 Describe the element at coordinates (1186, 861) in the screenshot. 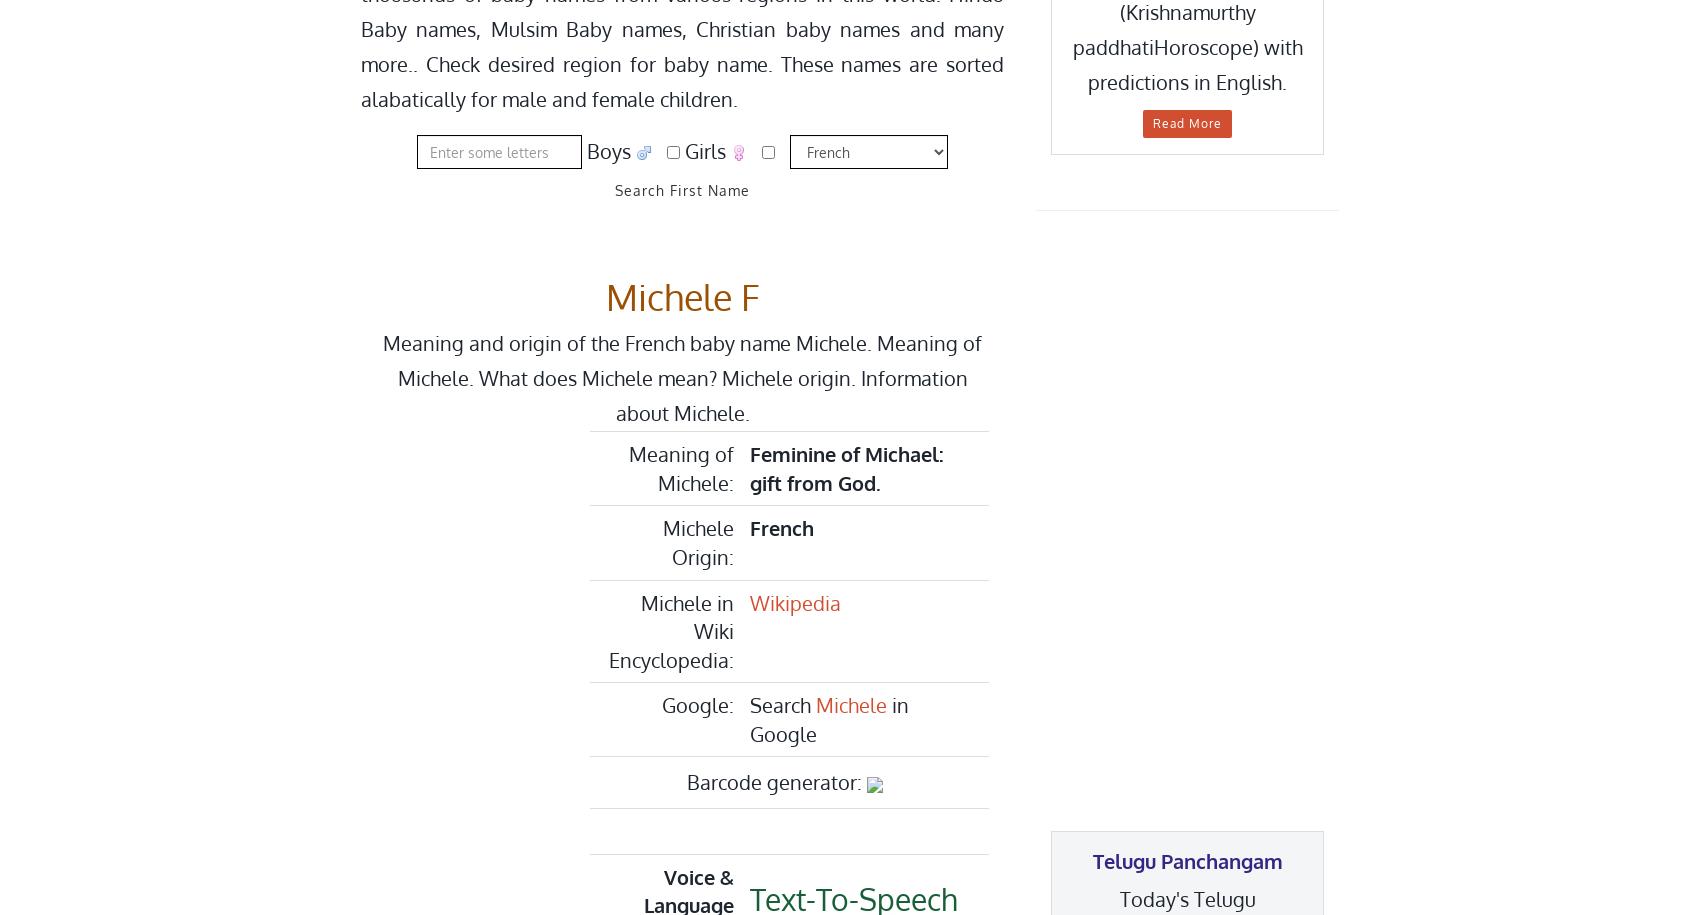

I see `'Telugu Panchangam'` at that location.